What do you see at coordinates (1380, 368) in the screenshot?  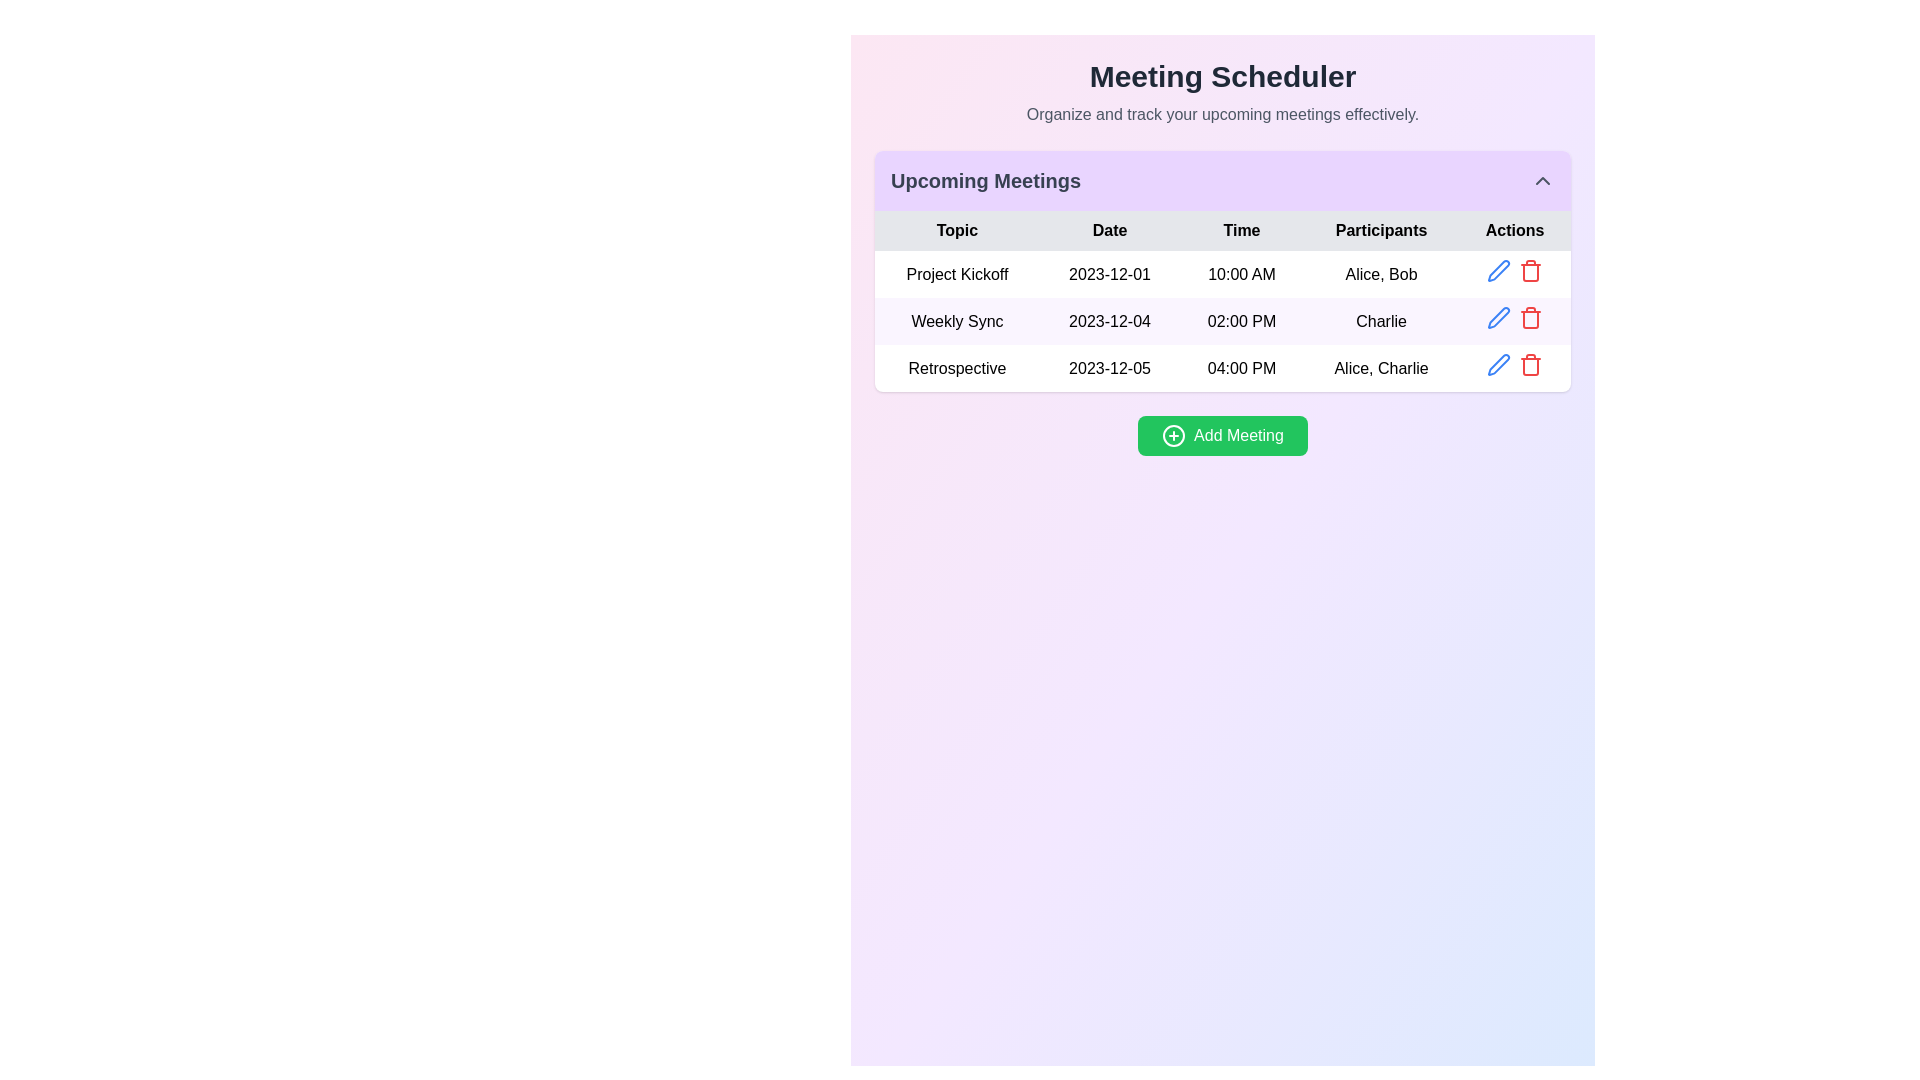 I see `the 'Participants' text element displaying 'Alice, Charlie' in the 'Retrospective' row of the Upcoming Meetings table` at bounding box center [1380, 368].